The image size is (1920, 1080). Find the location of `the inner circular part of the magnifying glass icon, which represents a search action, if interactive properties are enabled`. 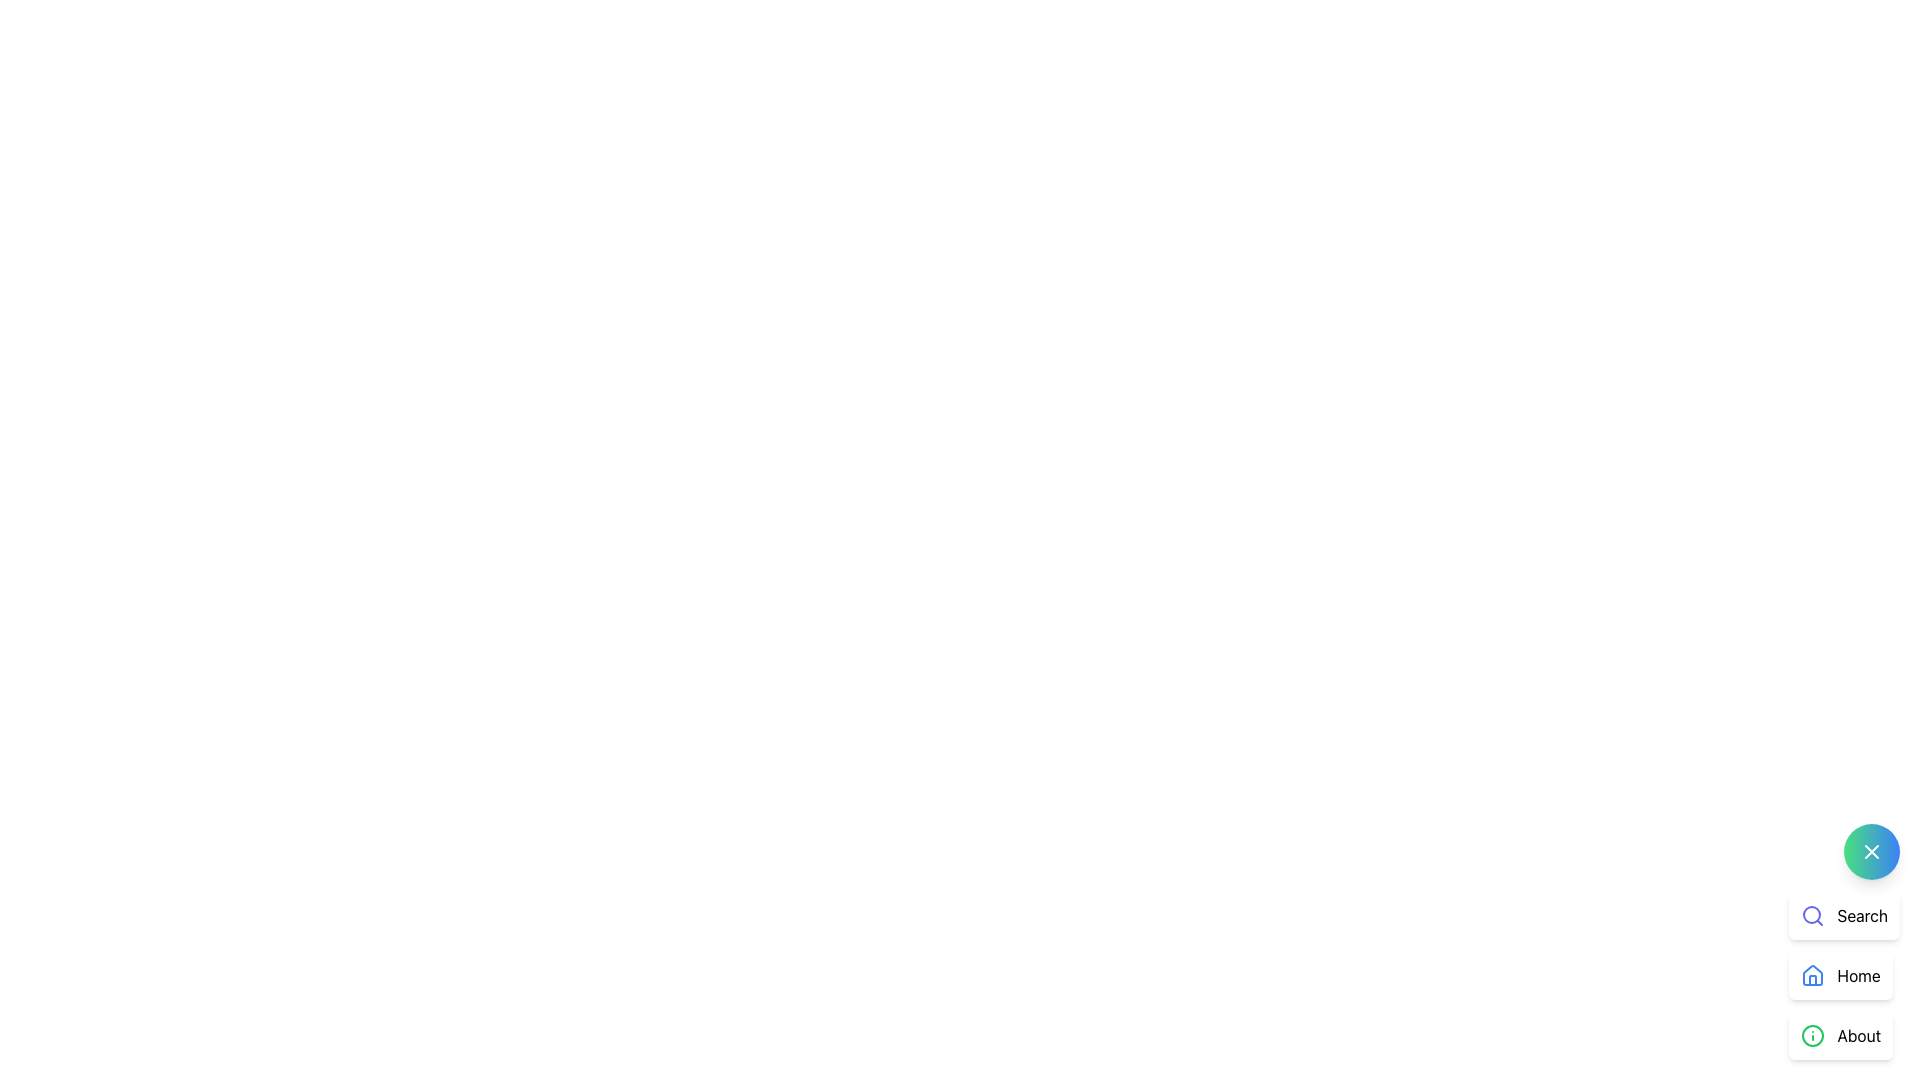

the inner circular part of the magnifying glass icon, which represents a search action, if interactive properties are enabled is located at coordinates (1812, 914).